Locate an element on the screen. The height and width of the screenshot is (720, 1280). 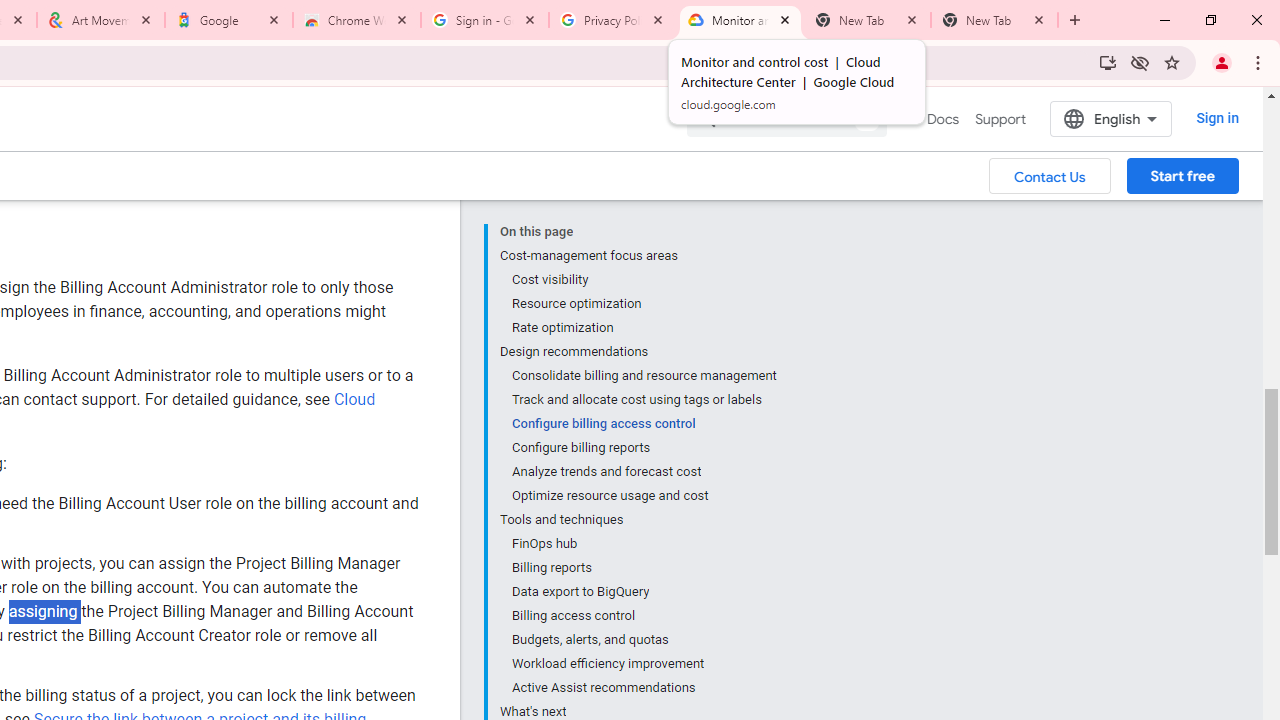
'Contact Us' is located at coordinates (1049, 174).